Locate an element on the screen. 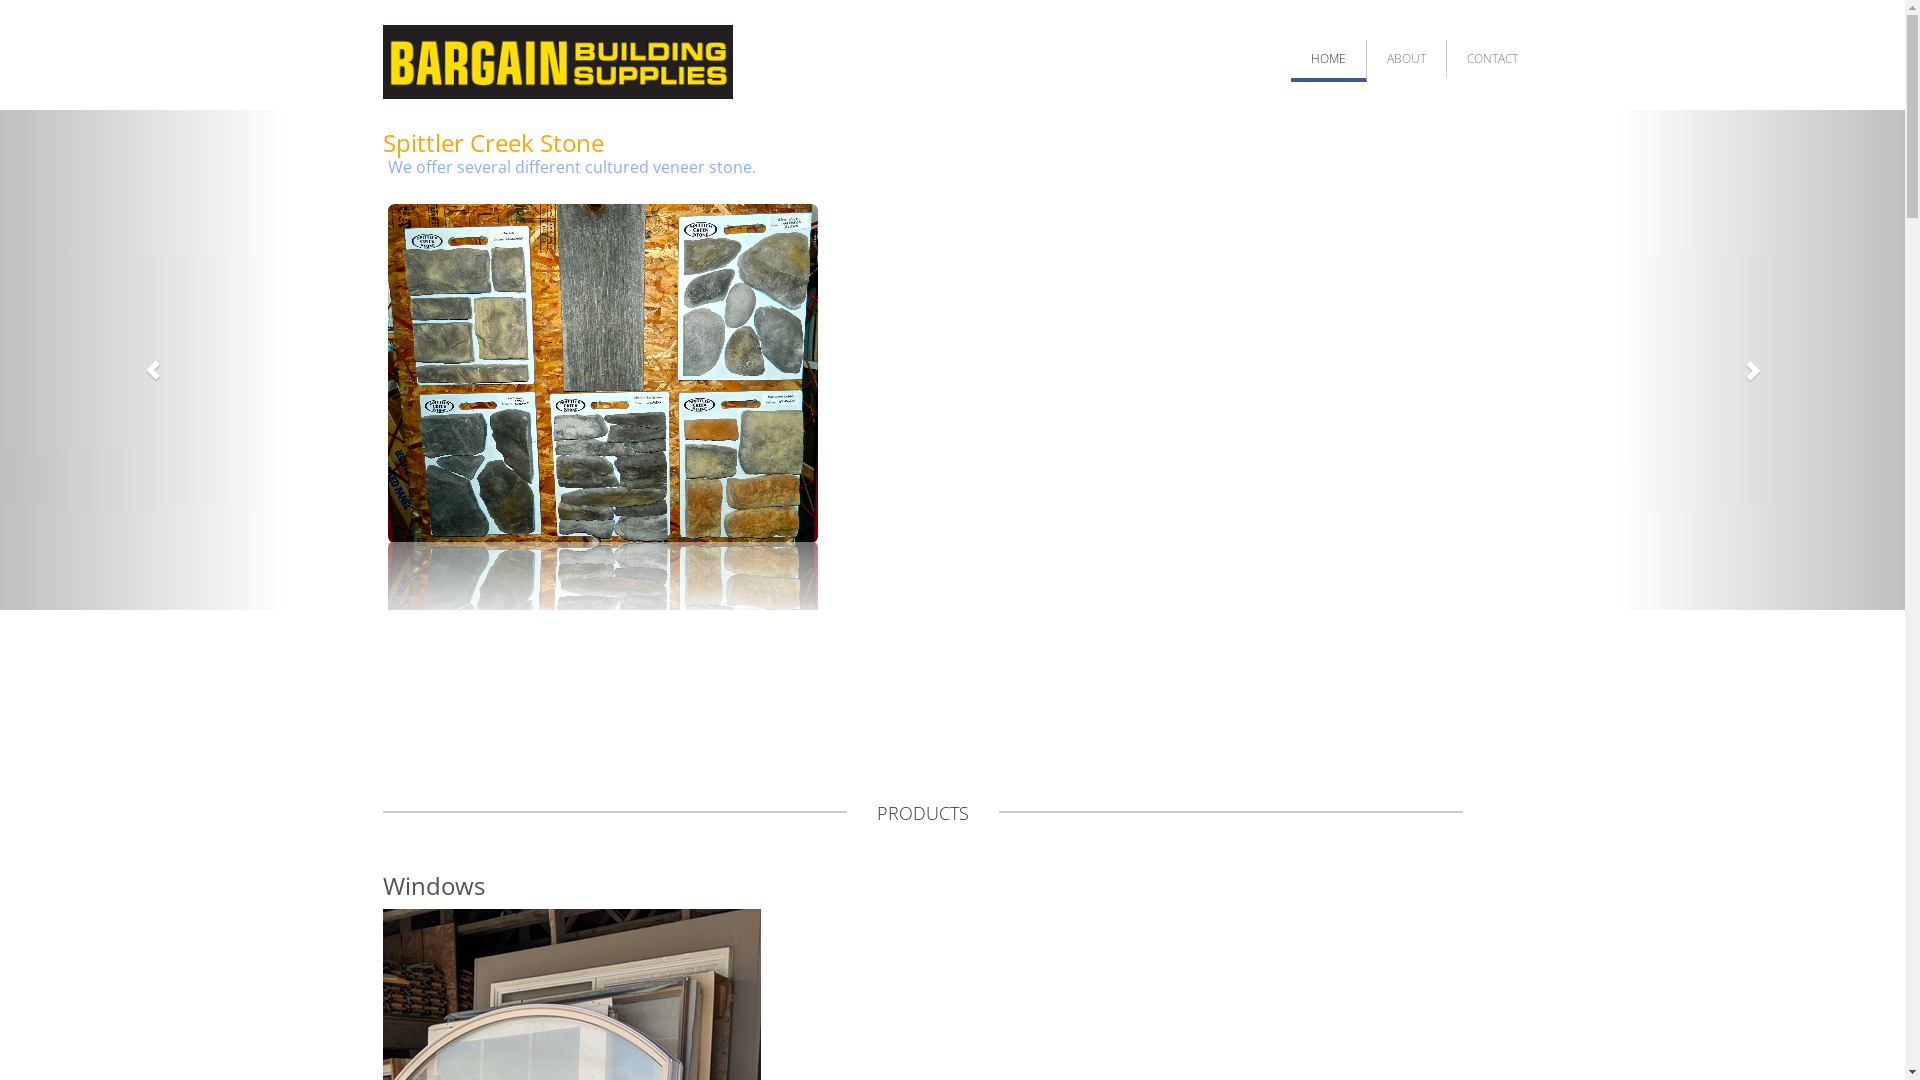  'HOME' is located at coordinates (1328, 60).